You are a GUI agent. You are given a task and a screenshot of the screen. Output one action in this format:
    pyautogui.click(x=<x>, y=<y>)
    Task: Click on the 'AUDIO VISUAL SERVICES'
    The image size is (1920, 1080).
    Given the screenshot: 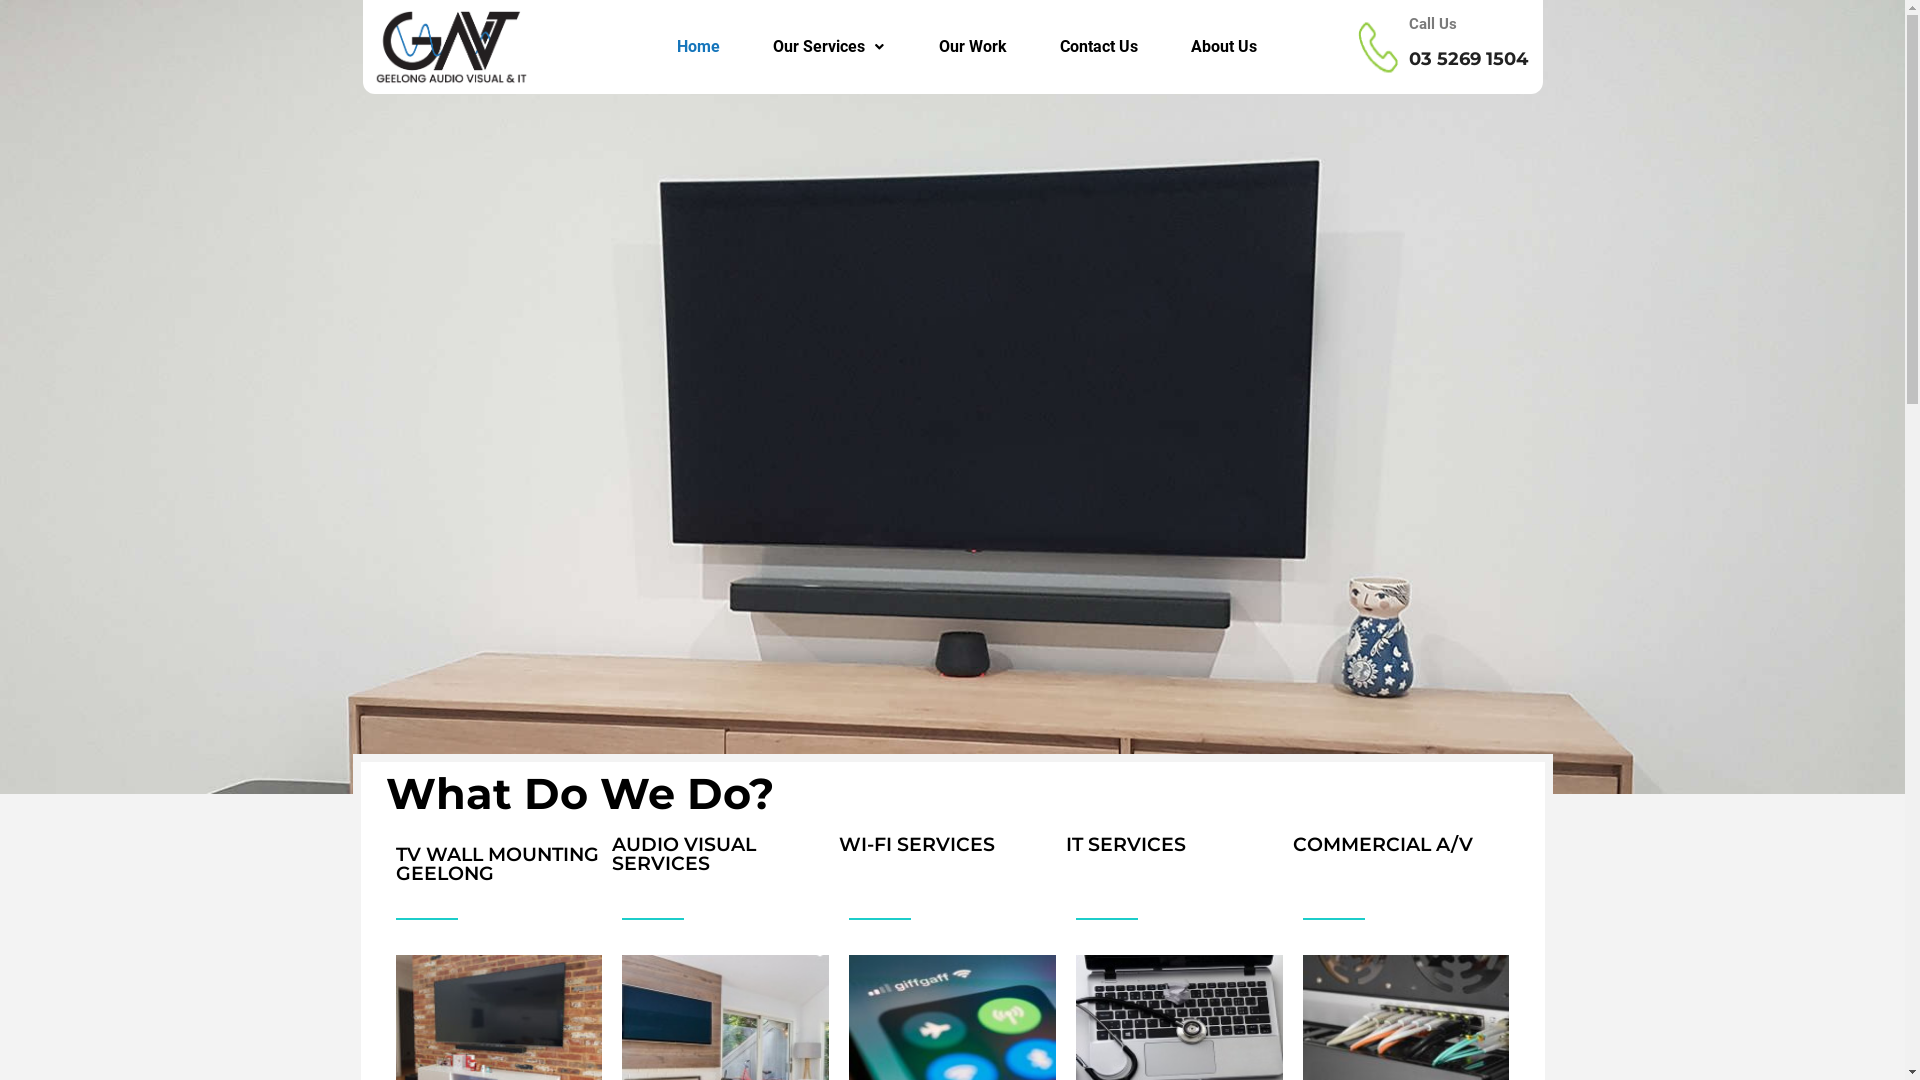 What is the action you would take?
    pyautogui.click(x=683, y=853)
    